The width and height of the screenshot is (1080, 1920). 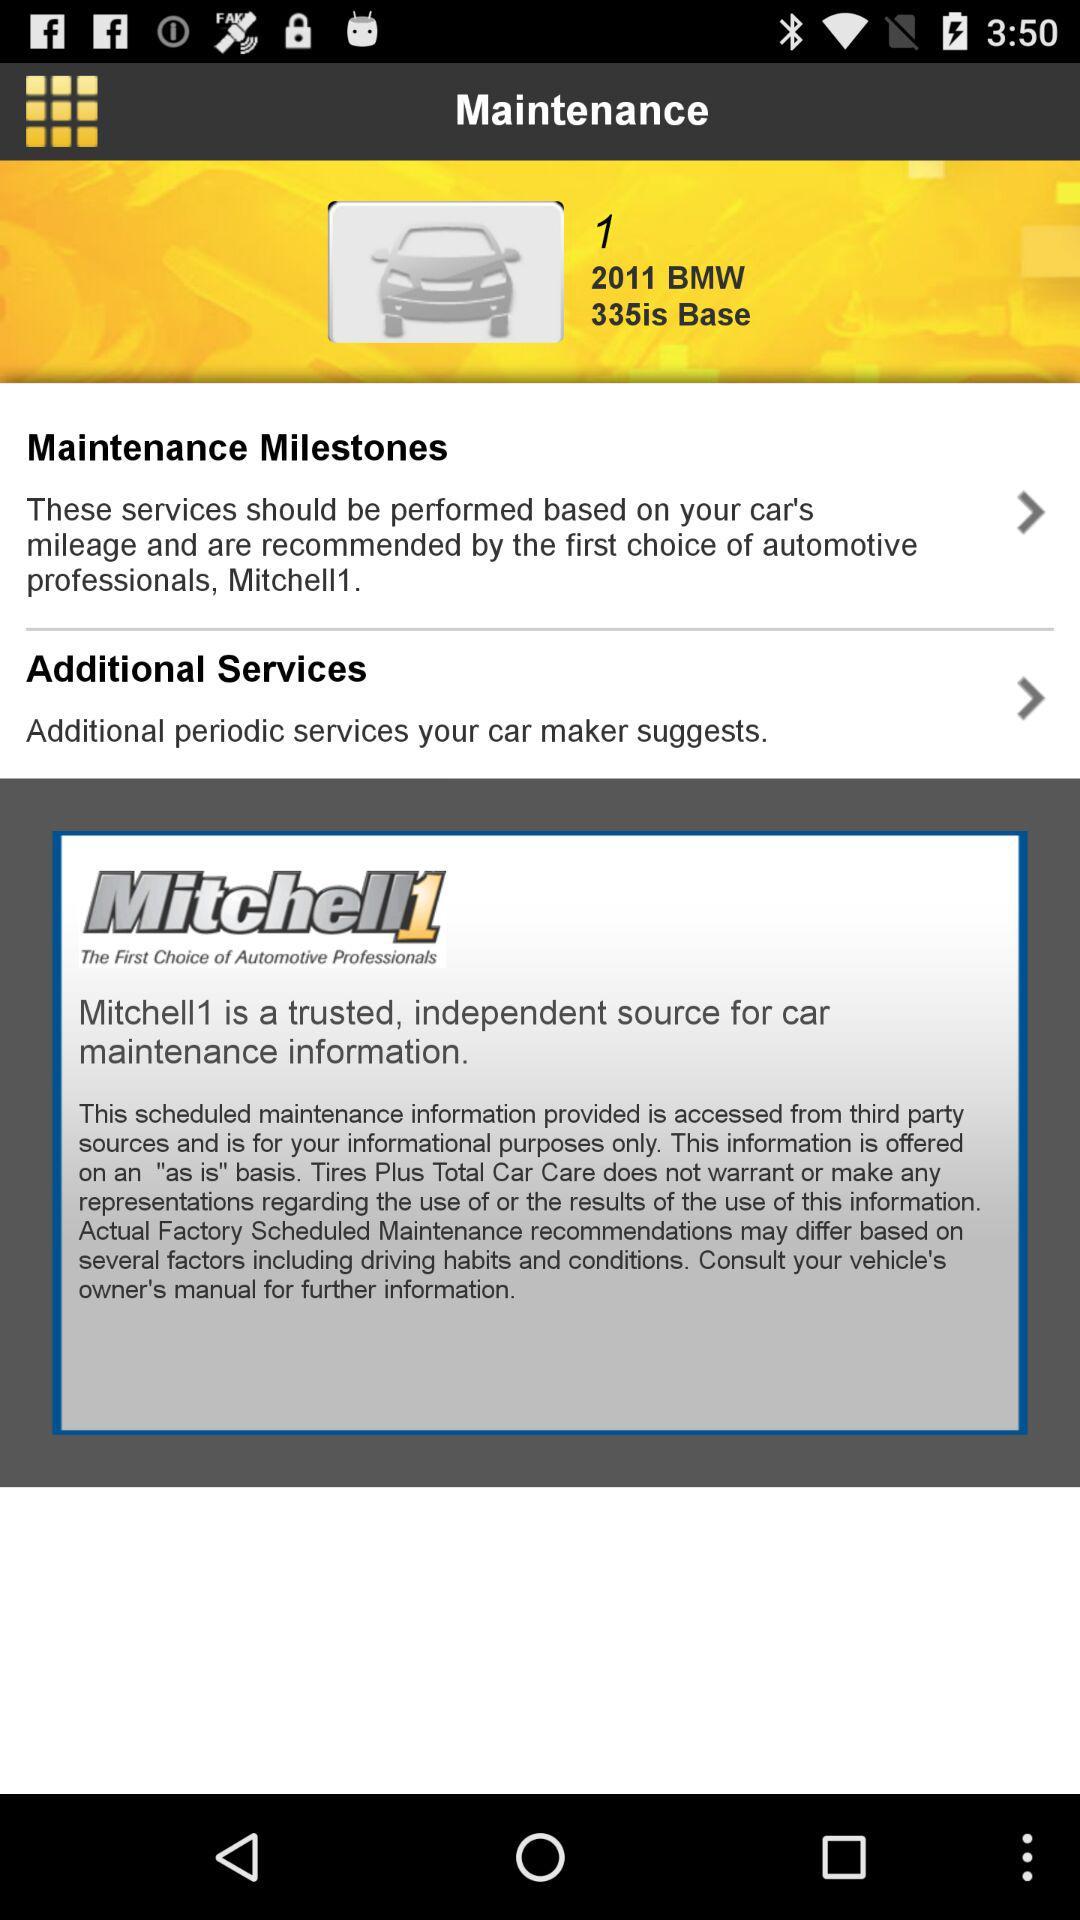 I want to click on icon above the maintenance milestones item, so click(x=60, y=110).